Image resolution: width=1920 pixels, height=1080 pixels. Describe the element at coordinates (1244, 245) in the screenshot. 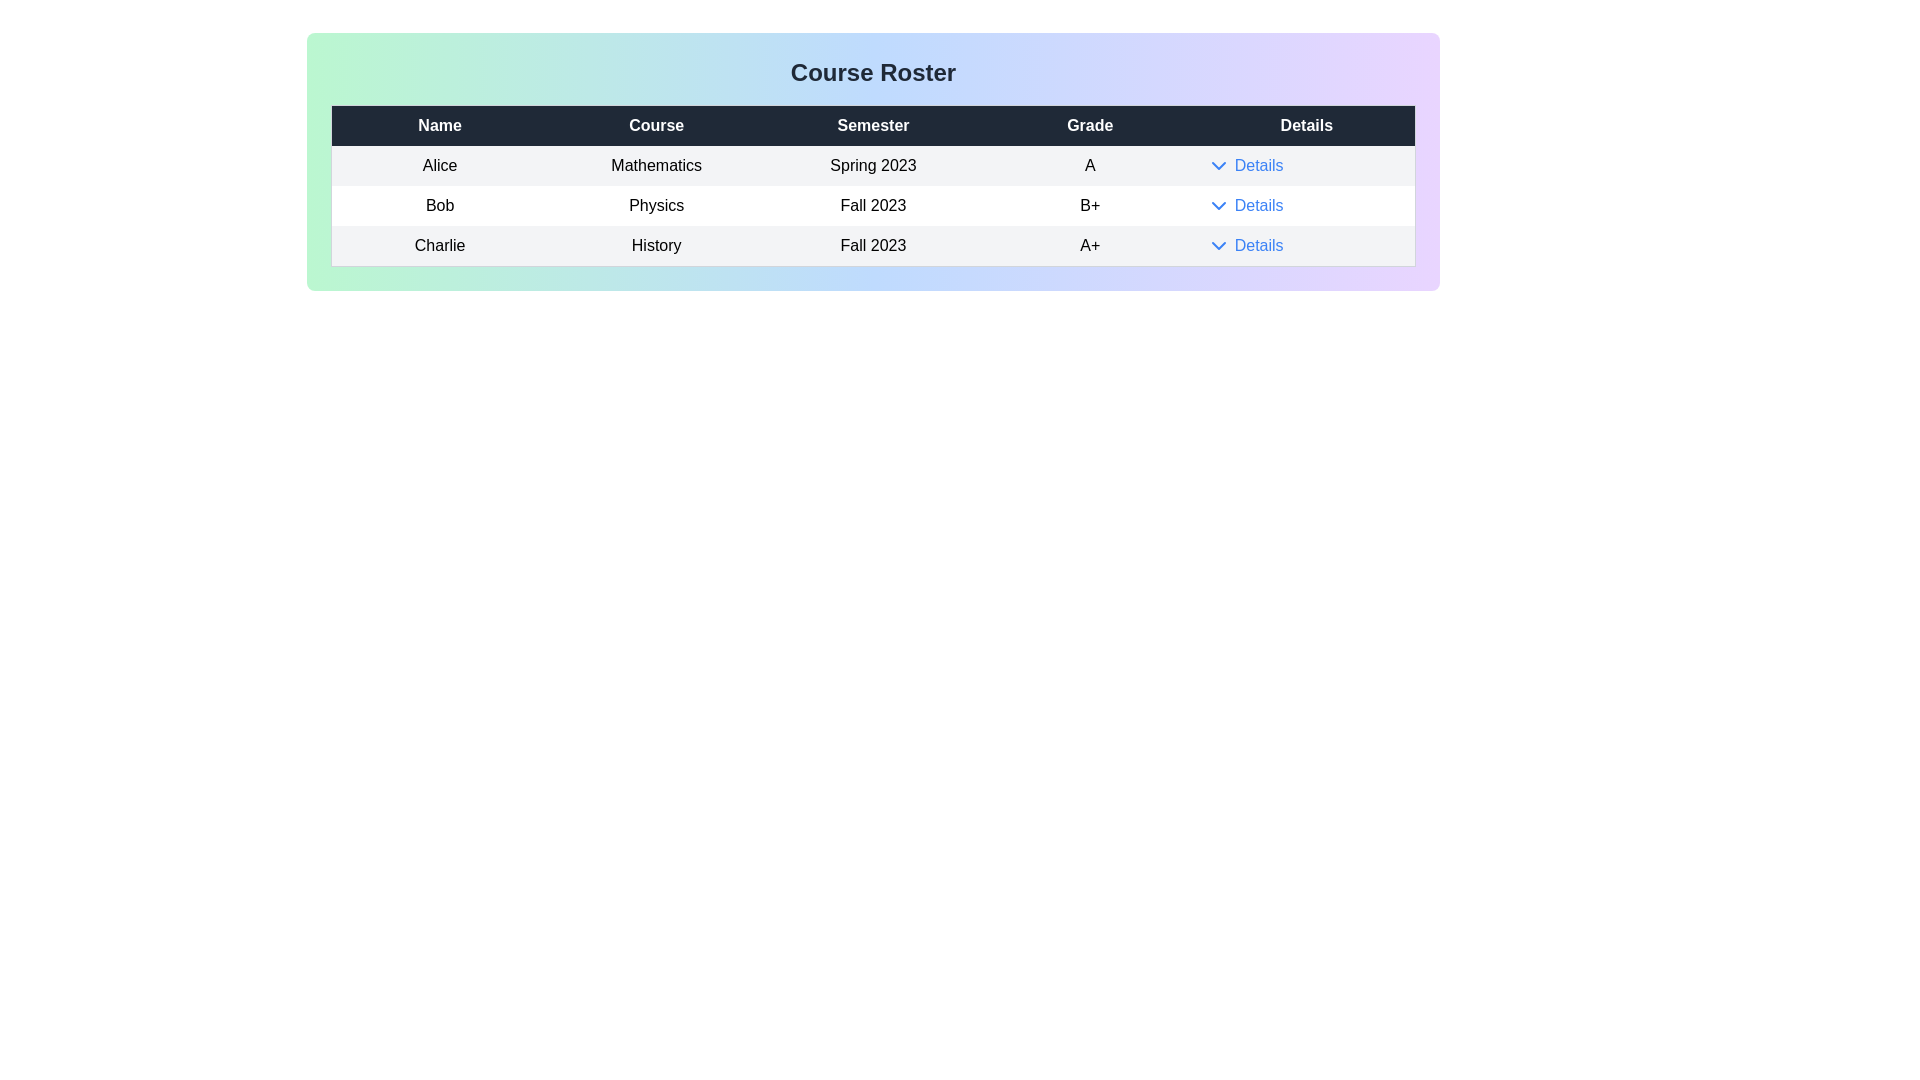

I see `the 'Details' hyperlink` at that location.